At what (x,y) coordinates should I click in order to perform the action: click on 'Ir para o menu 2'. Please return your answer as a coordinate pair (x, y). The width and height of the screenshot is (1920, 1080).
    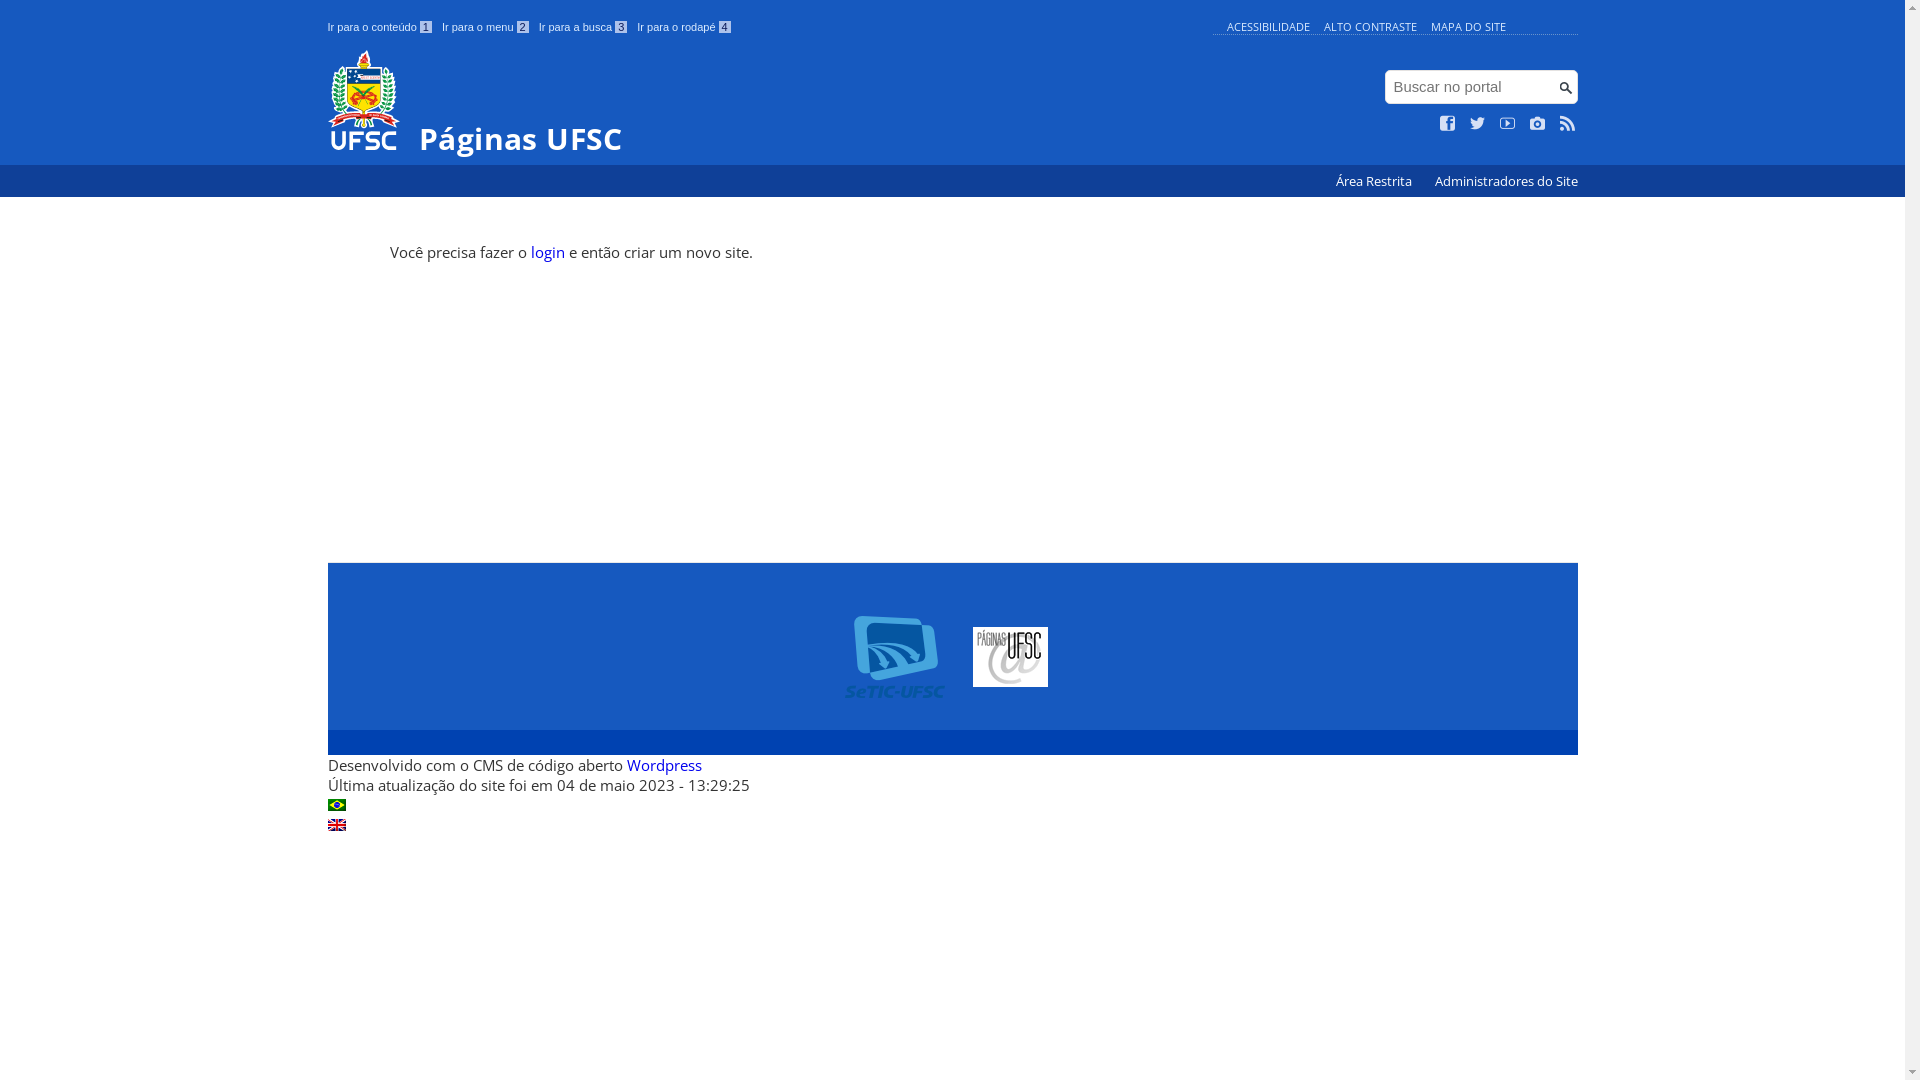
    Looking at the image, I should click on (485, 27).